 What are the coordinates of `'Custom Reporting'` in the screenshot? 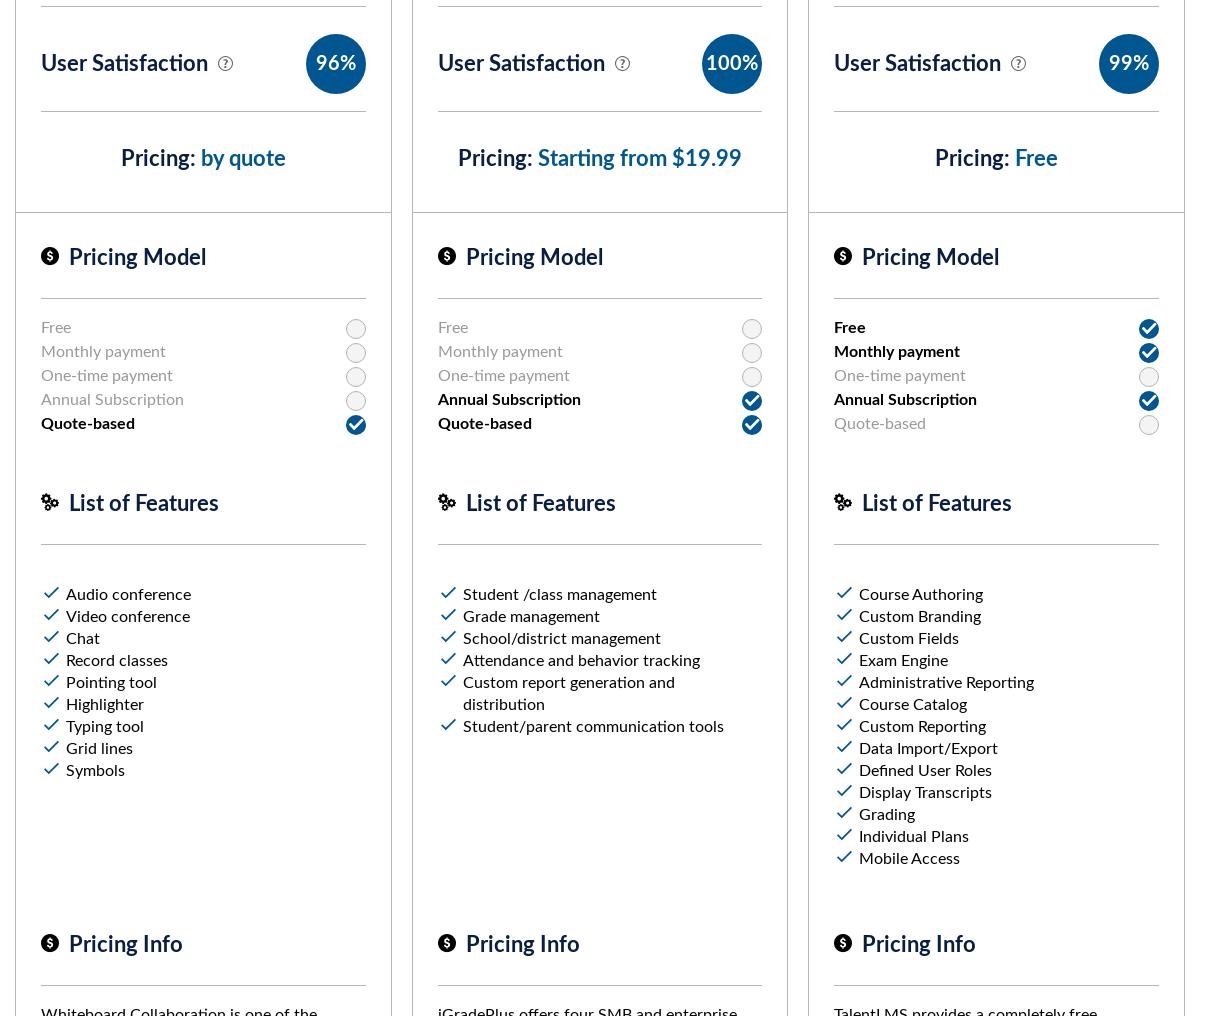 It's located at (859, 727).